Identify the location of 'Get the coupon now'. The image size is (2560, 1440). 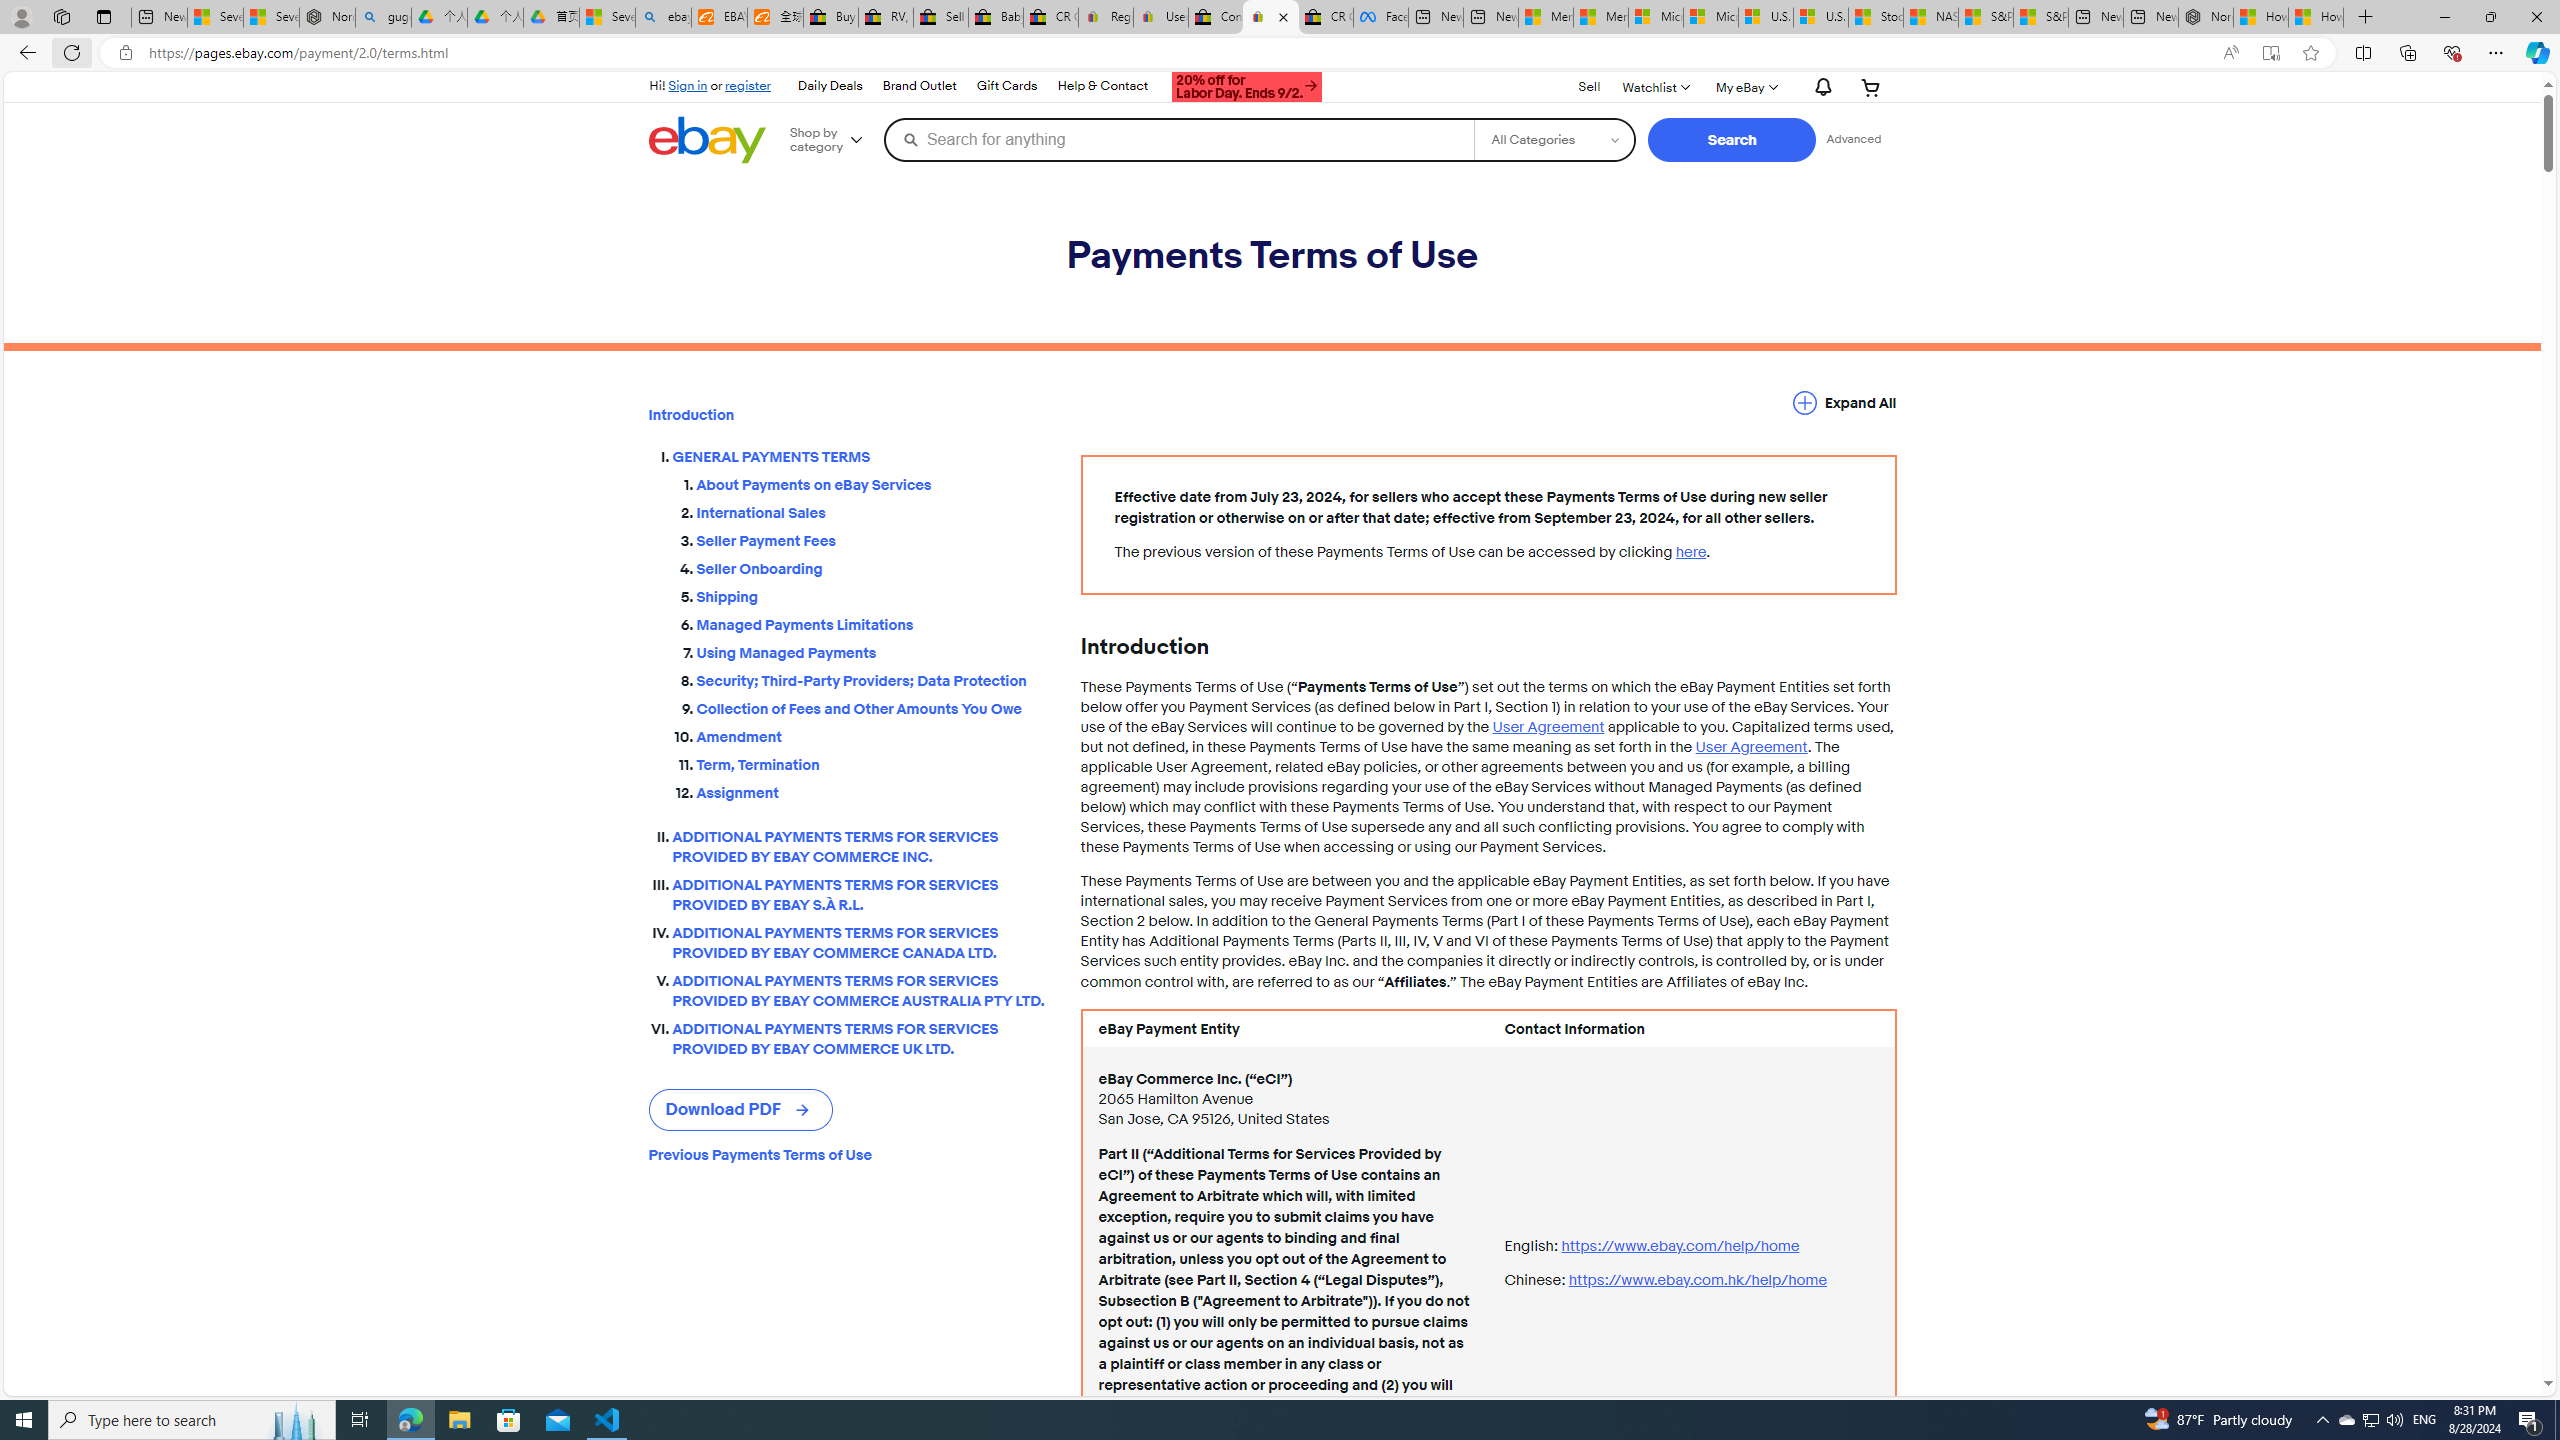
(1247, 88).